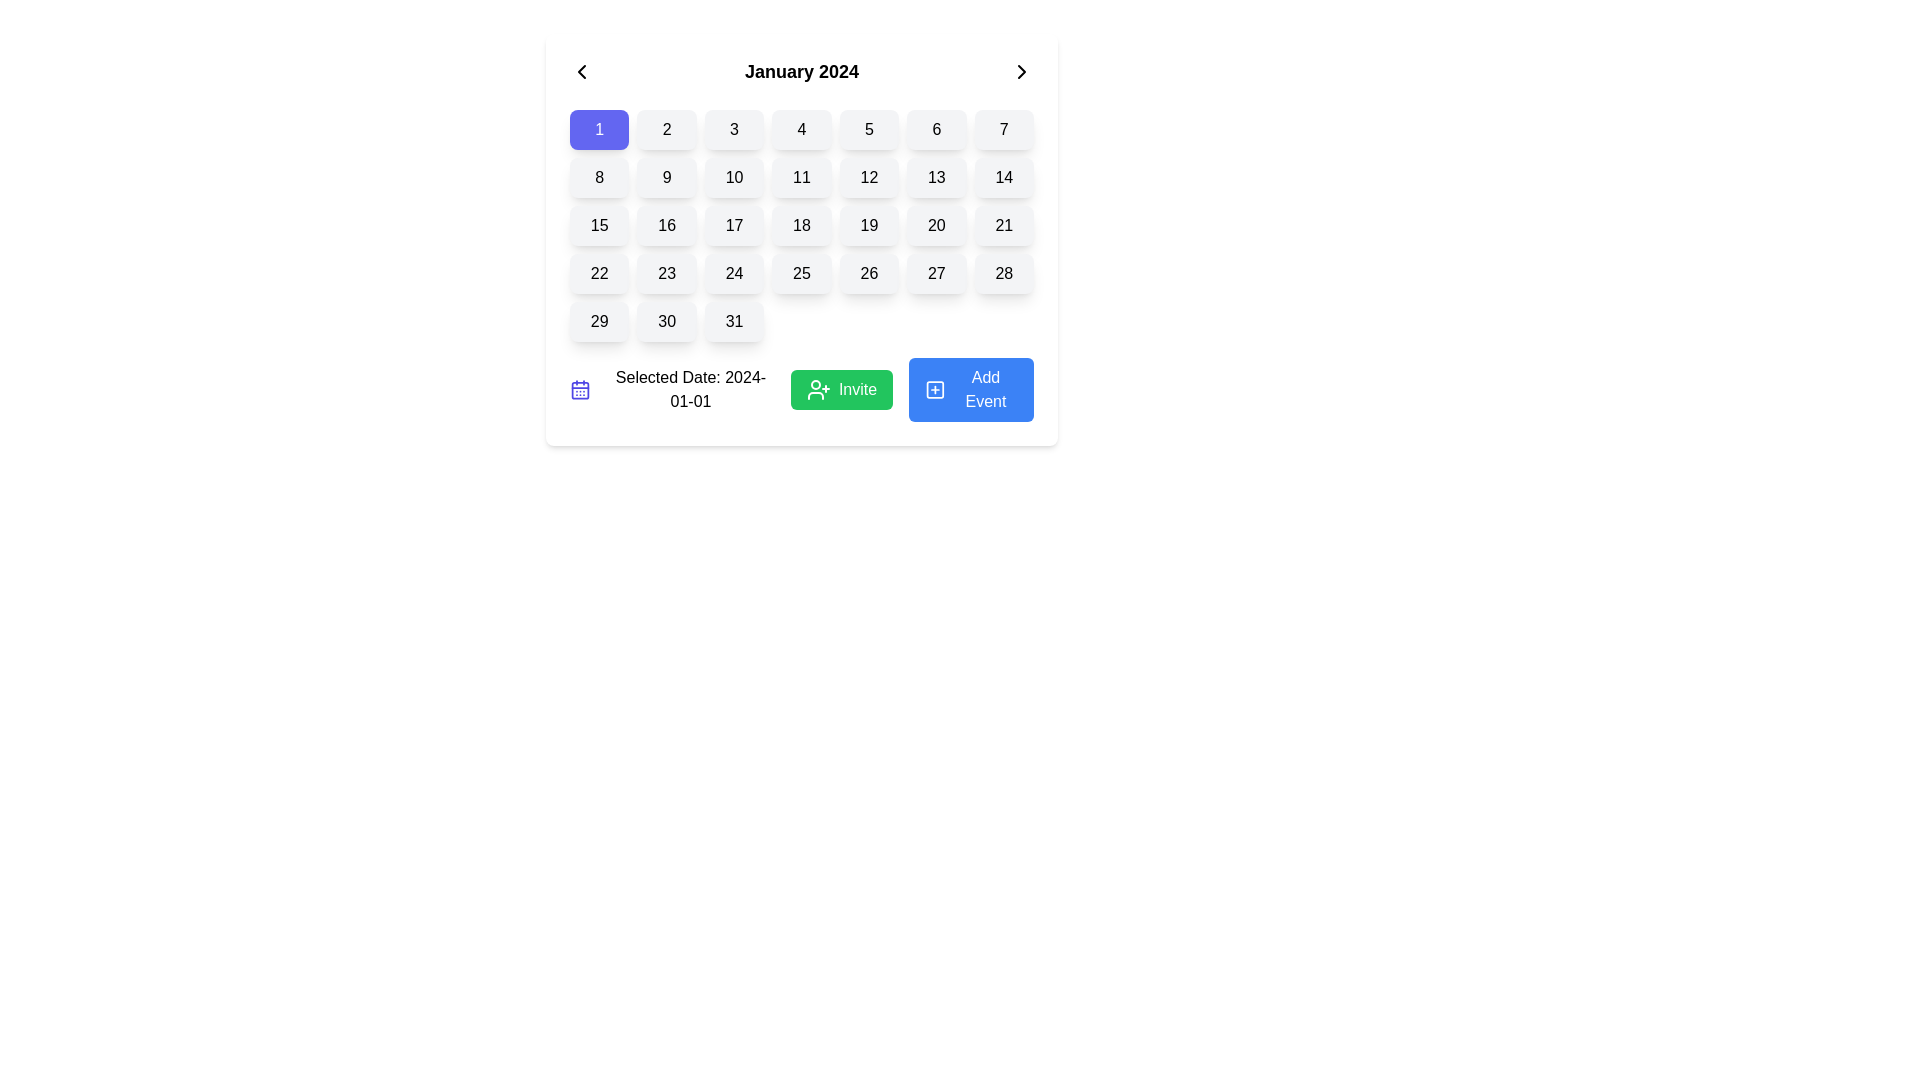  Describe the element at coordinates (1004, 225) in the screenshot. I see `the non-interactive Calendar day item displaying the number '21' in the grid layout` at that location.